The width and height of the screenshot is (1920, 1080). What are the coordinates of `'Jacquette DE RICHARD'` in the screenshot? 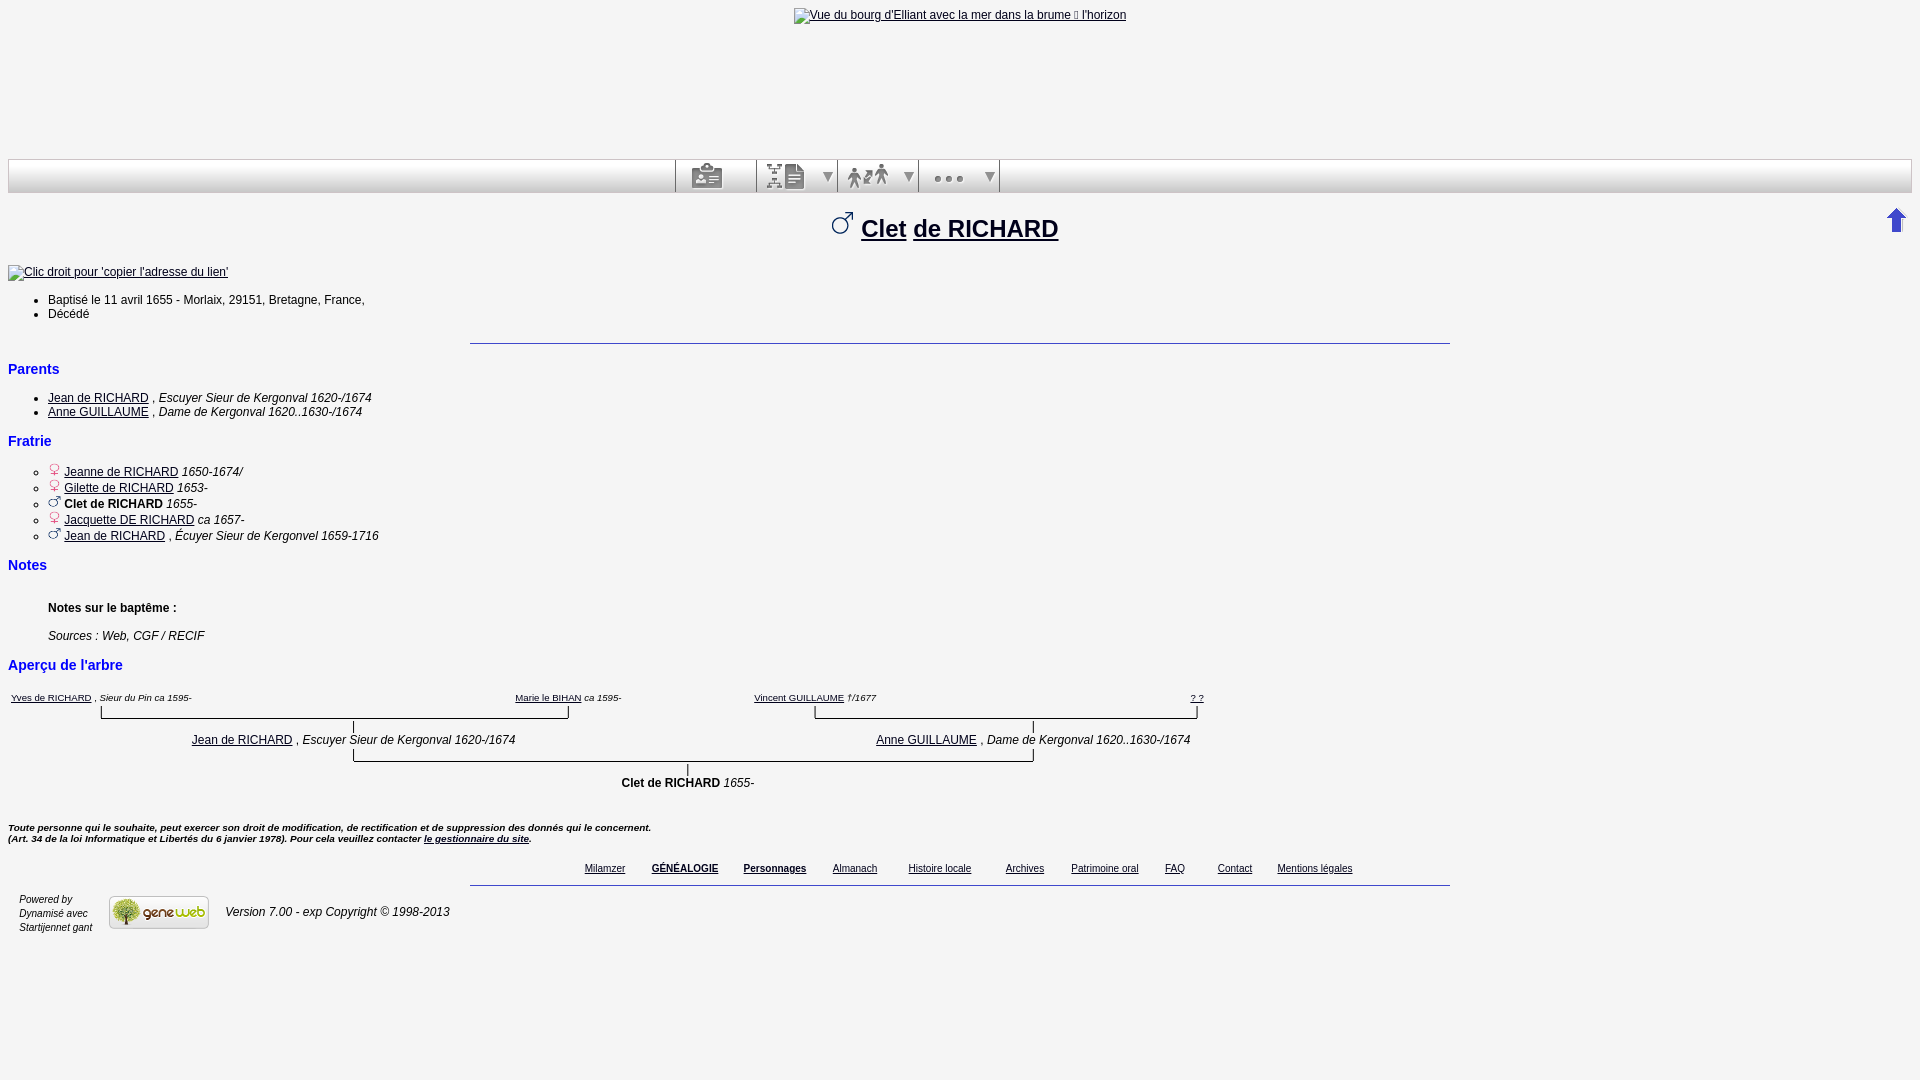 It's located at (128, 519).